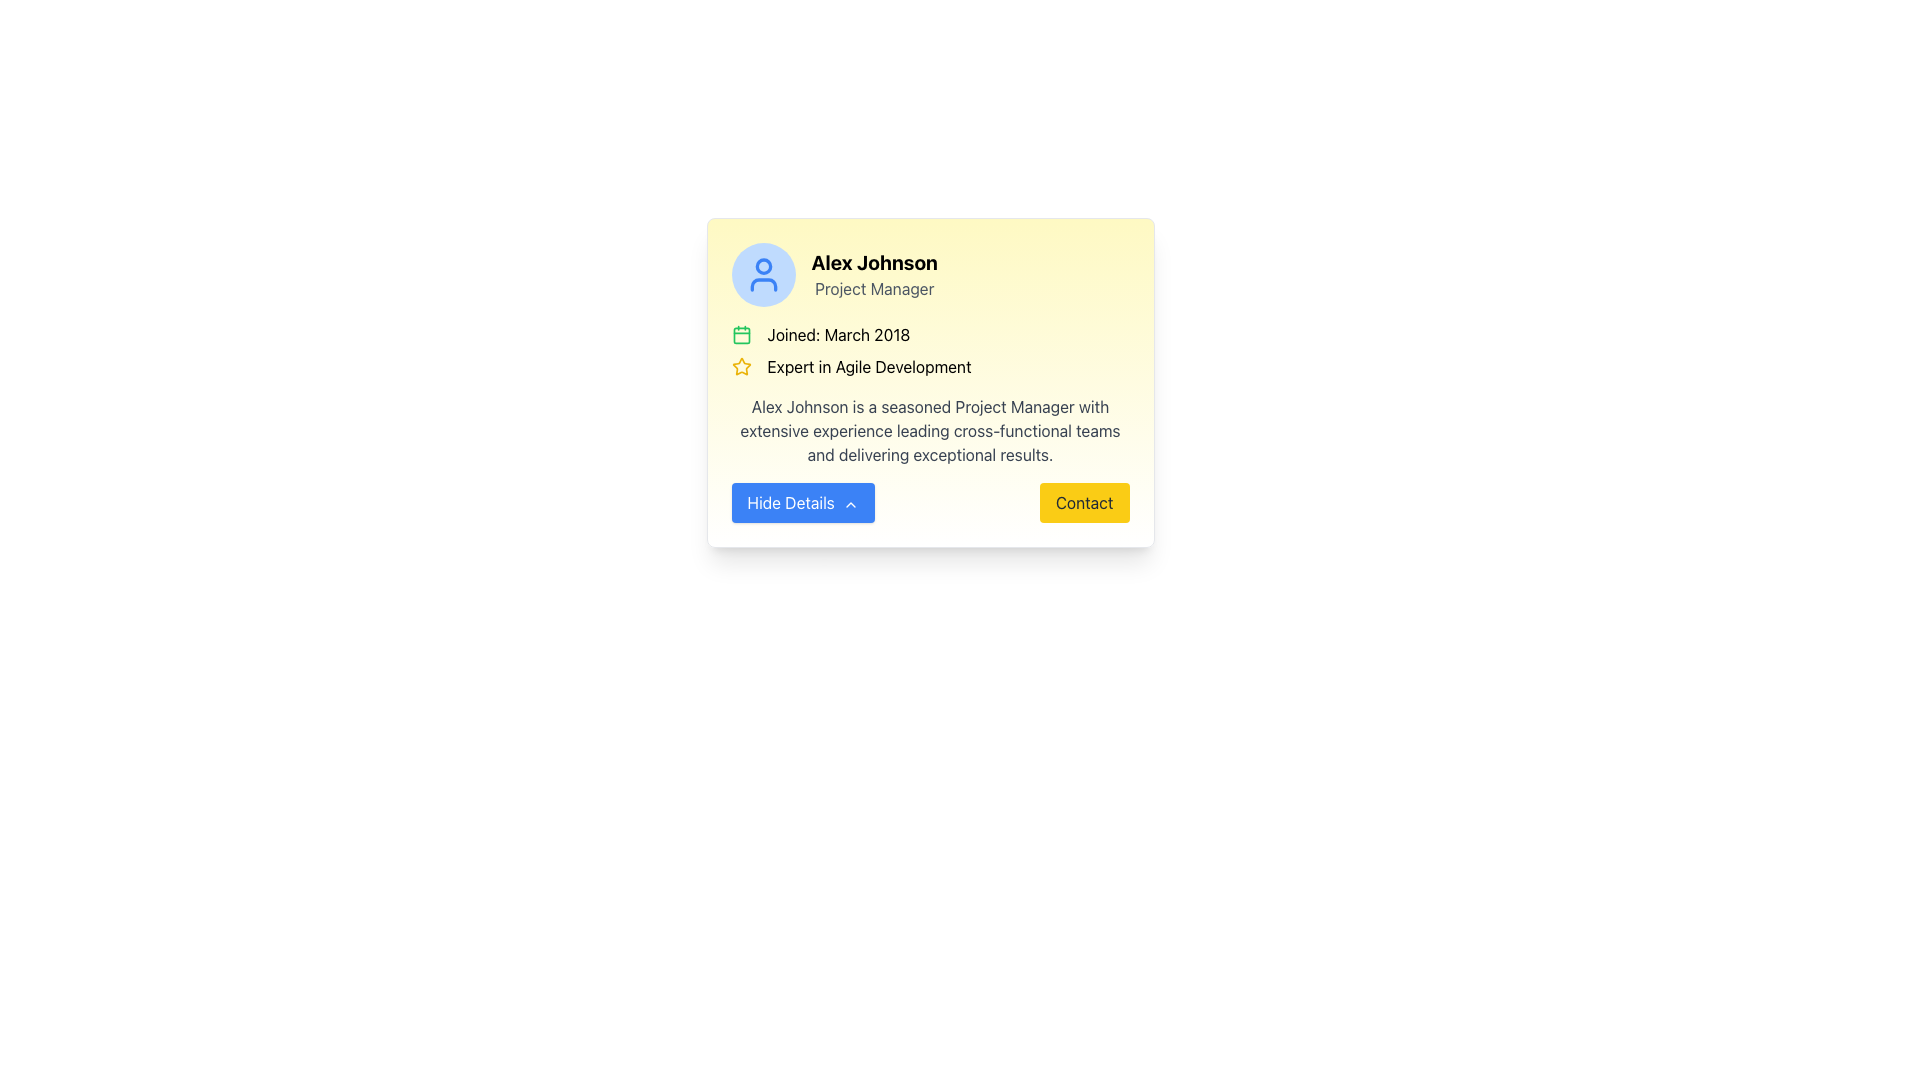  I want to click on the circular avatar icon featuring a user silhouette in blue, located at the top-left of the profile card for 'Alex Johnson', so click(762, 274).